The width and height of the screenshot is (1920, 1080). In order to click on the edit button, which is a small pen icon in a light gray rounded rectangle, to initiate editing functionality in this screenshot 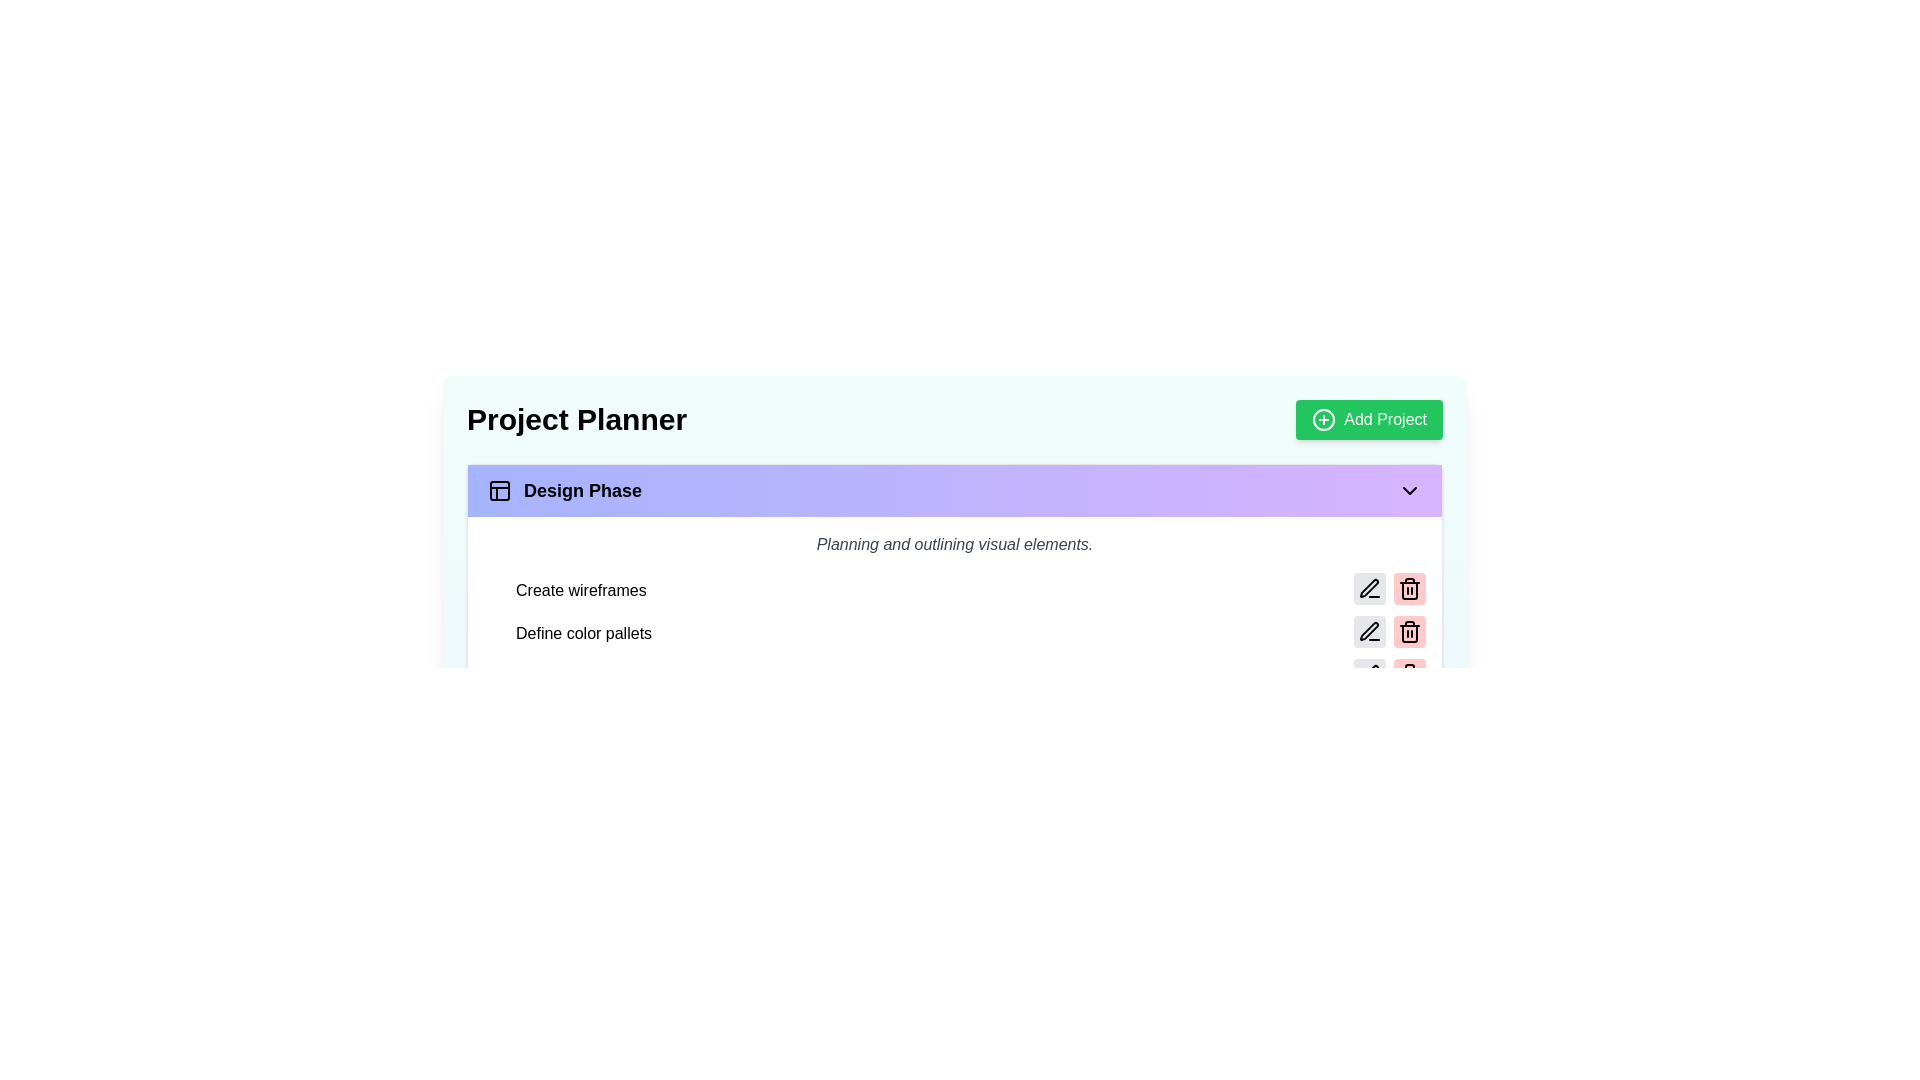, I will do `click(1368, 588)`.